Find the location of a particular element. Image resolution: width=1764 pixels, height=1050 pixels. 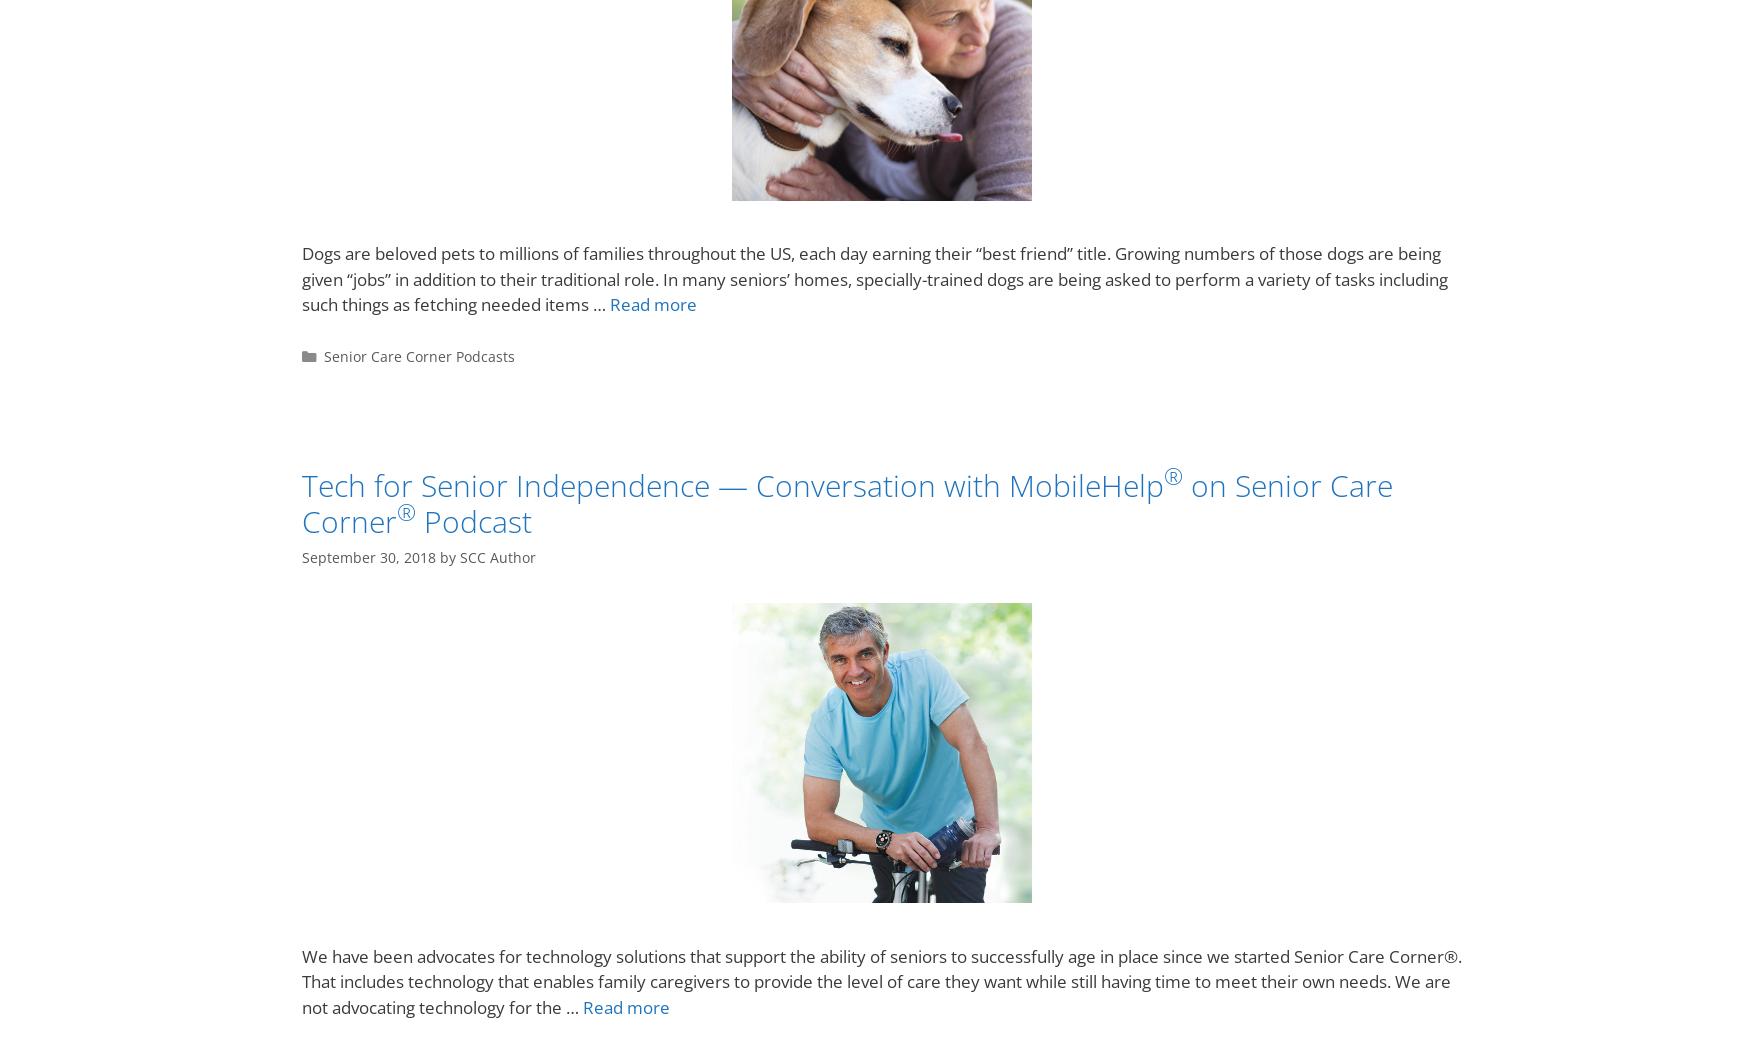

'Senior Care Corner Podcasts' is located at coordinates (322, 355).